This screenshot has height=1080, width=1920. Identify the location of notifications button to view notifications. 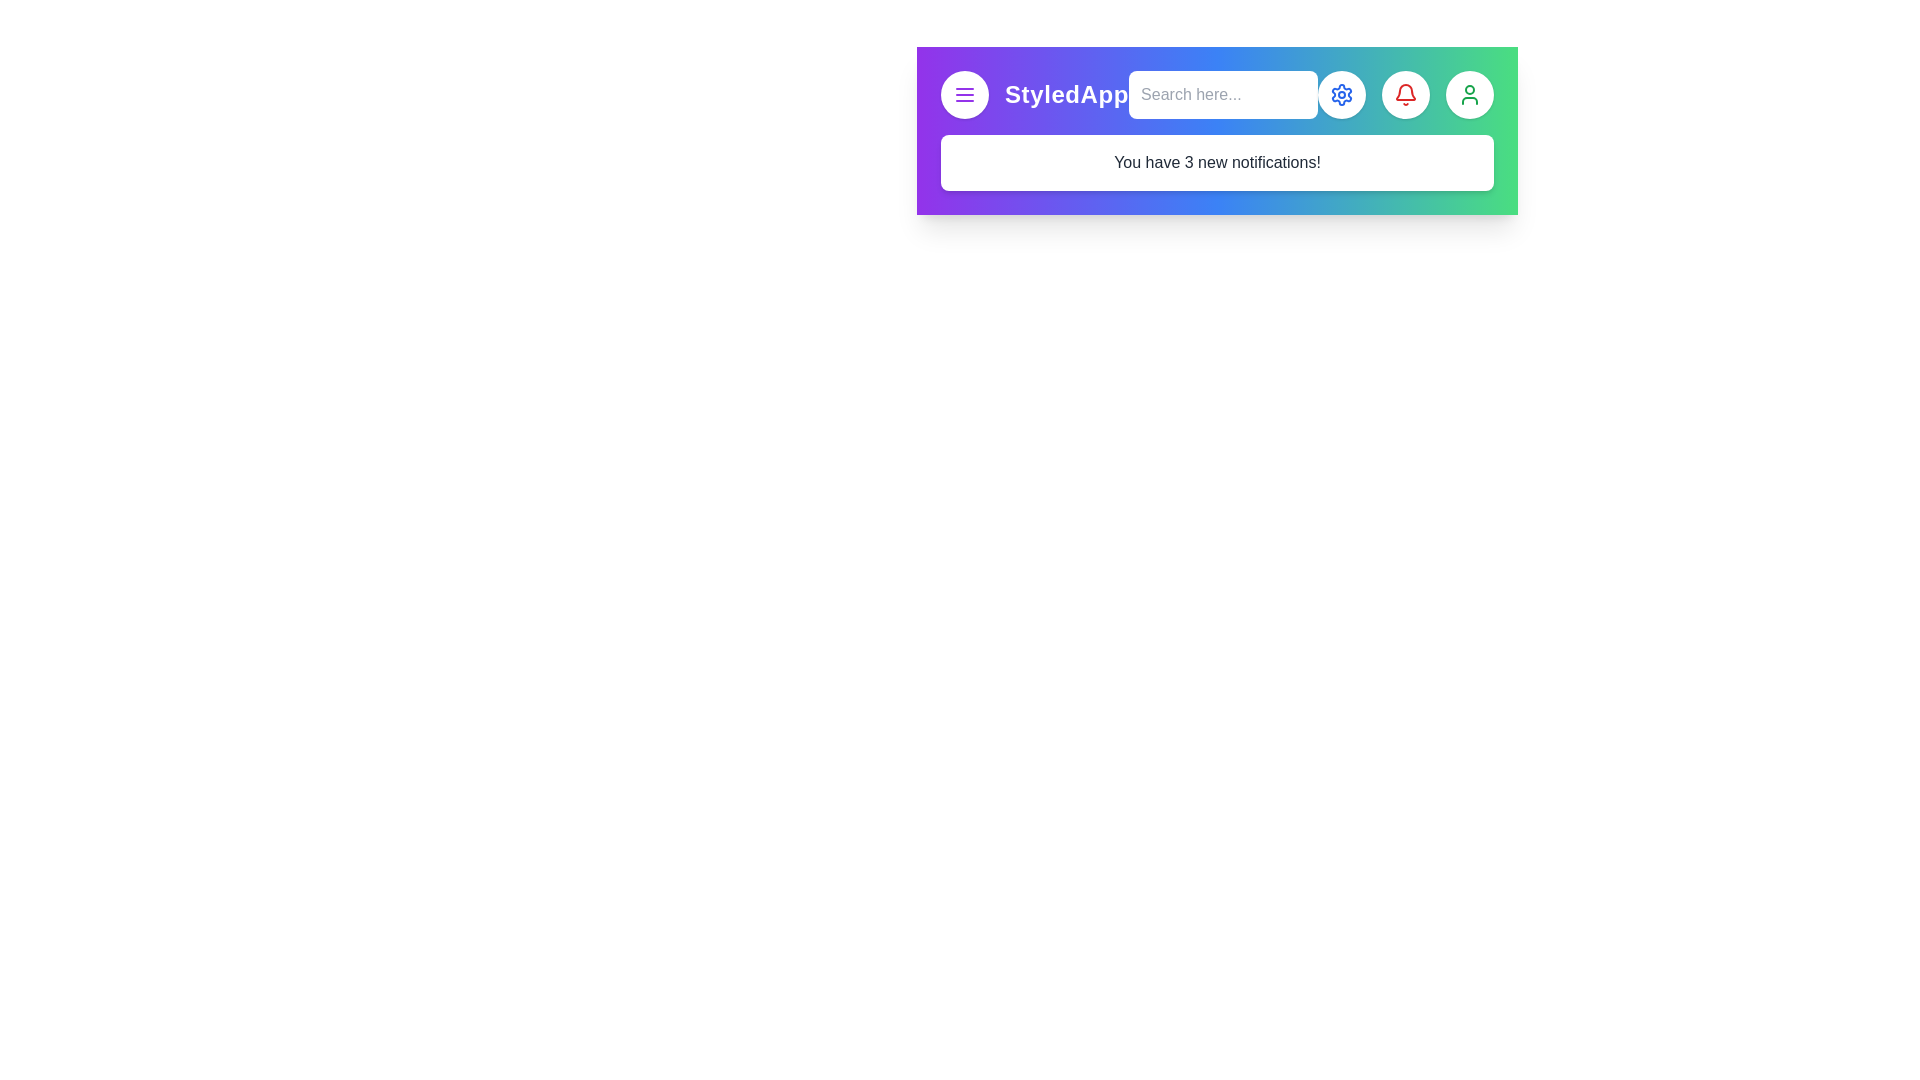
(1405, 95).